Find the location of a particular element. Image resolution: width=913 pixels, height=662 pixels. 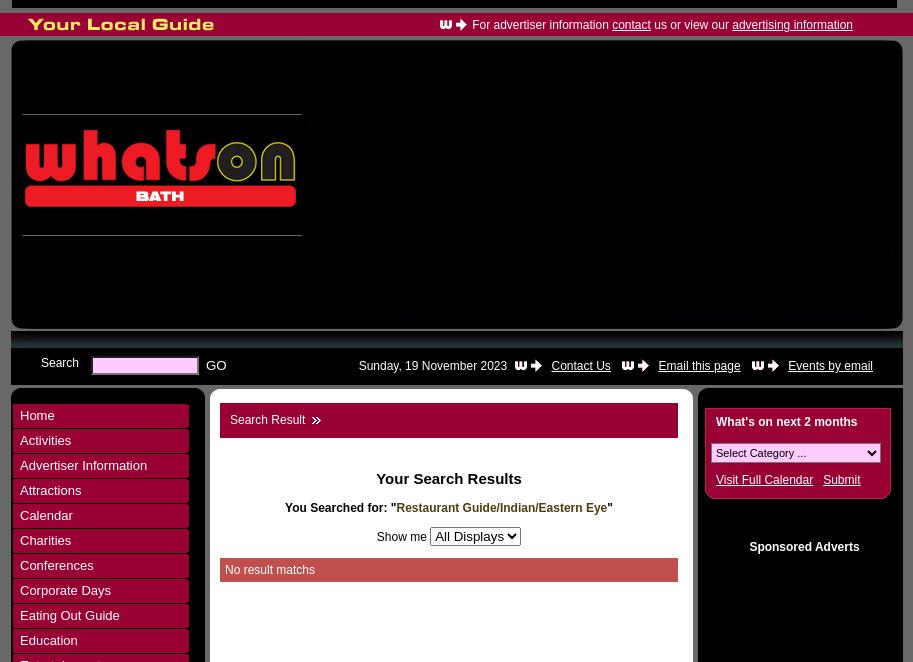

'Search Result' is located at coordinates (267, 419).